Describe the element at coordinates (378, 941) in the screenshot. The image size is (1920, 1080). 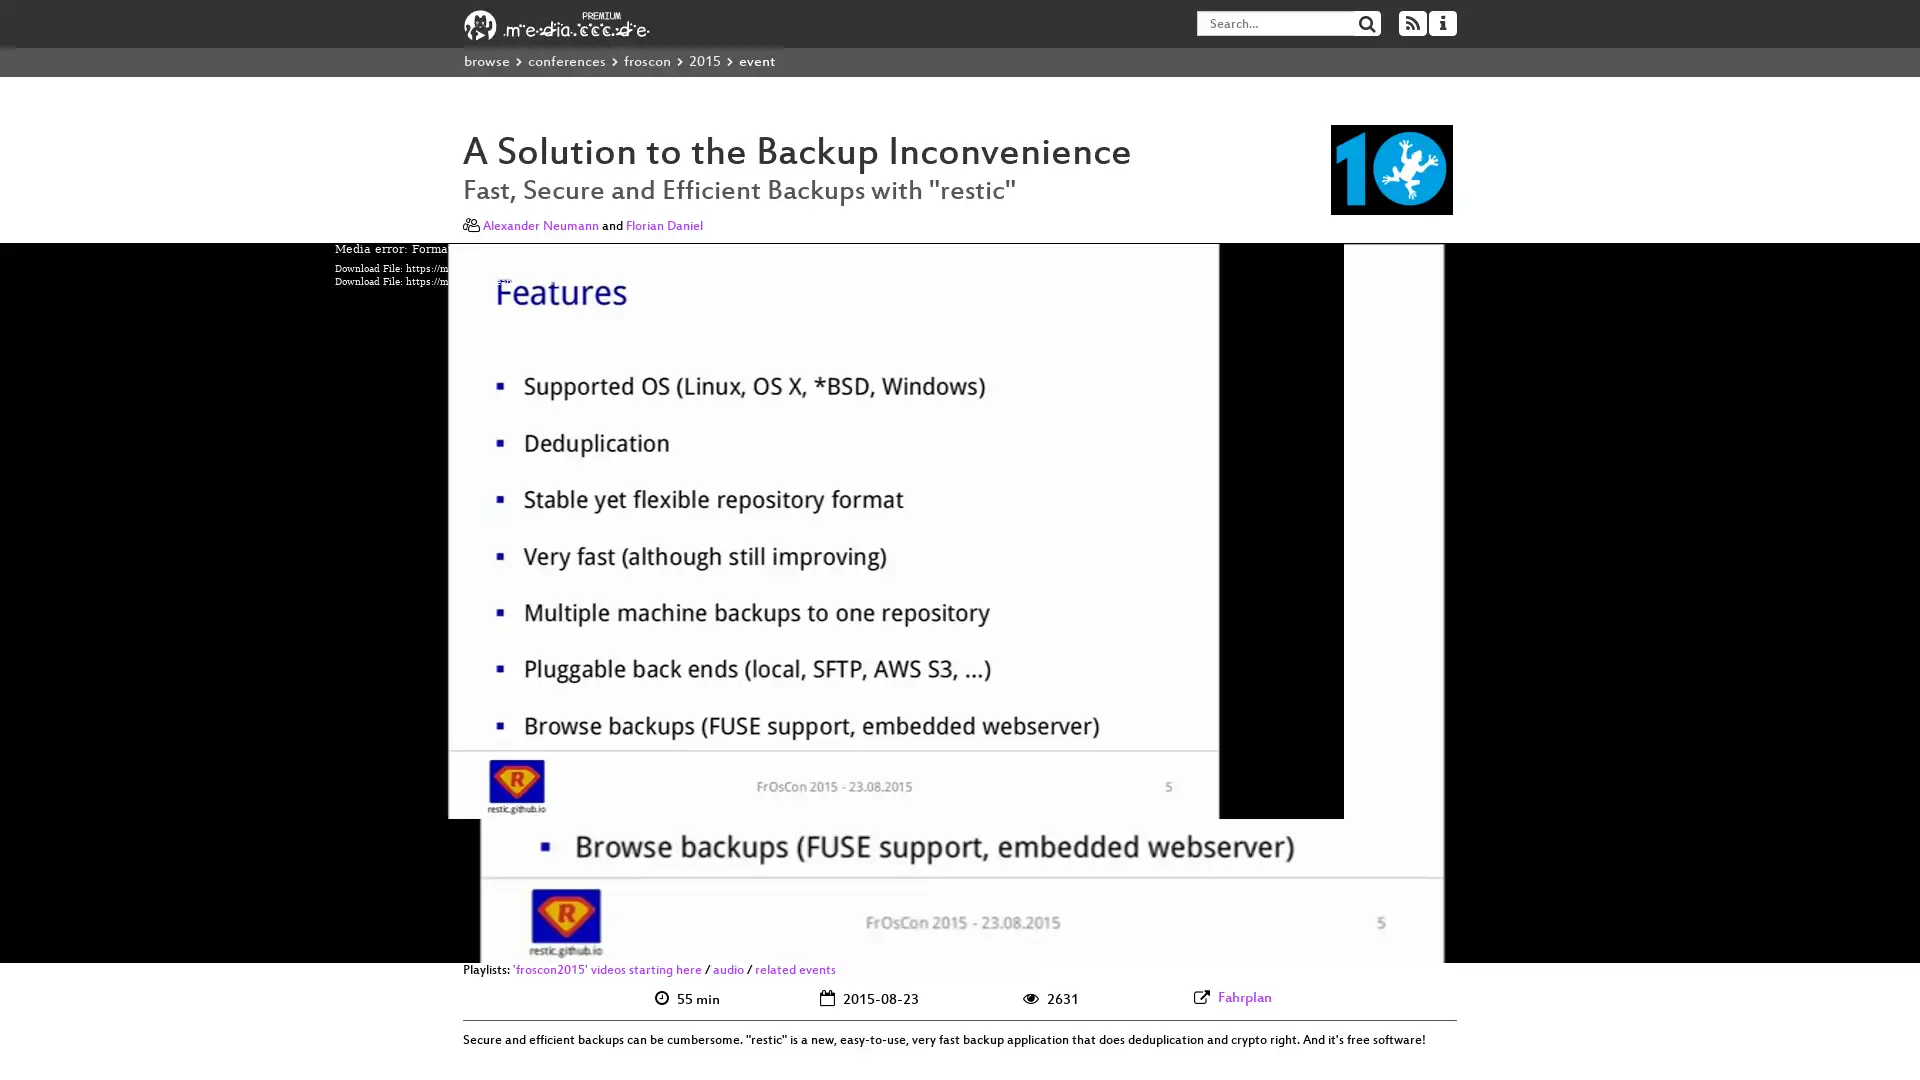
I see `Play` at that location.